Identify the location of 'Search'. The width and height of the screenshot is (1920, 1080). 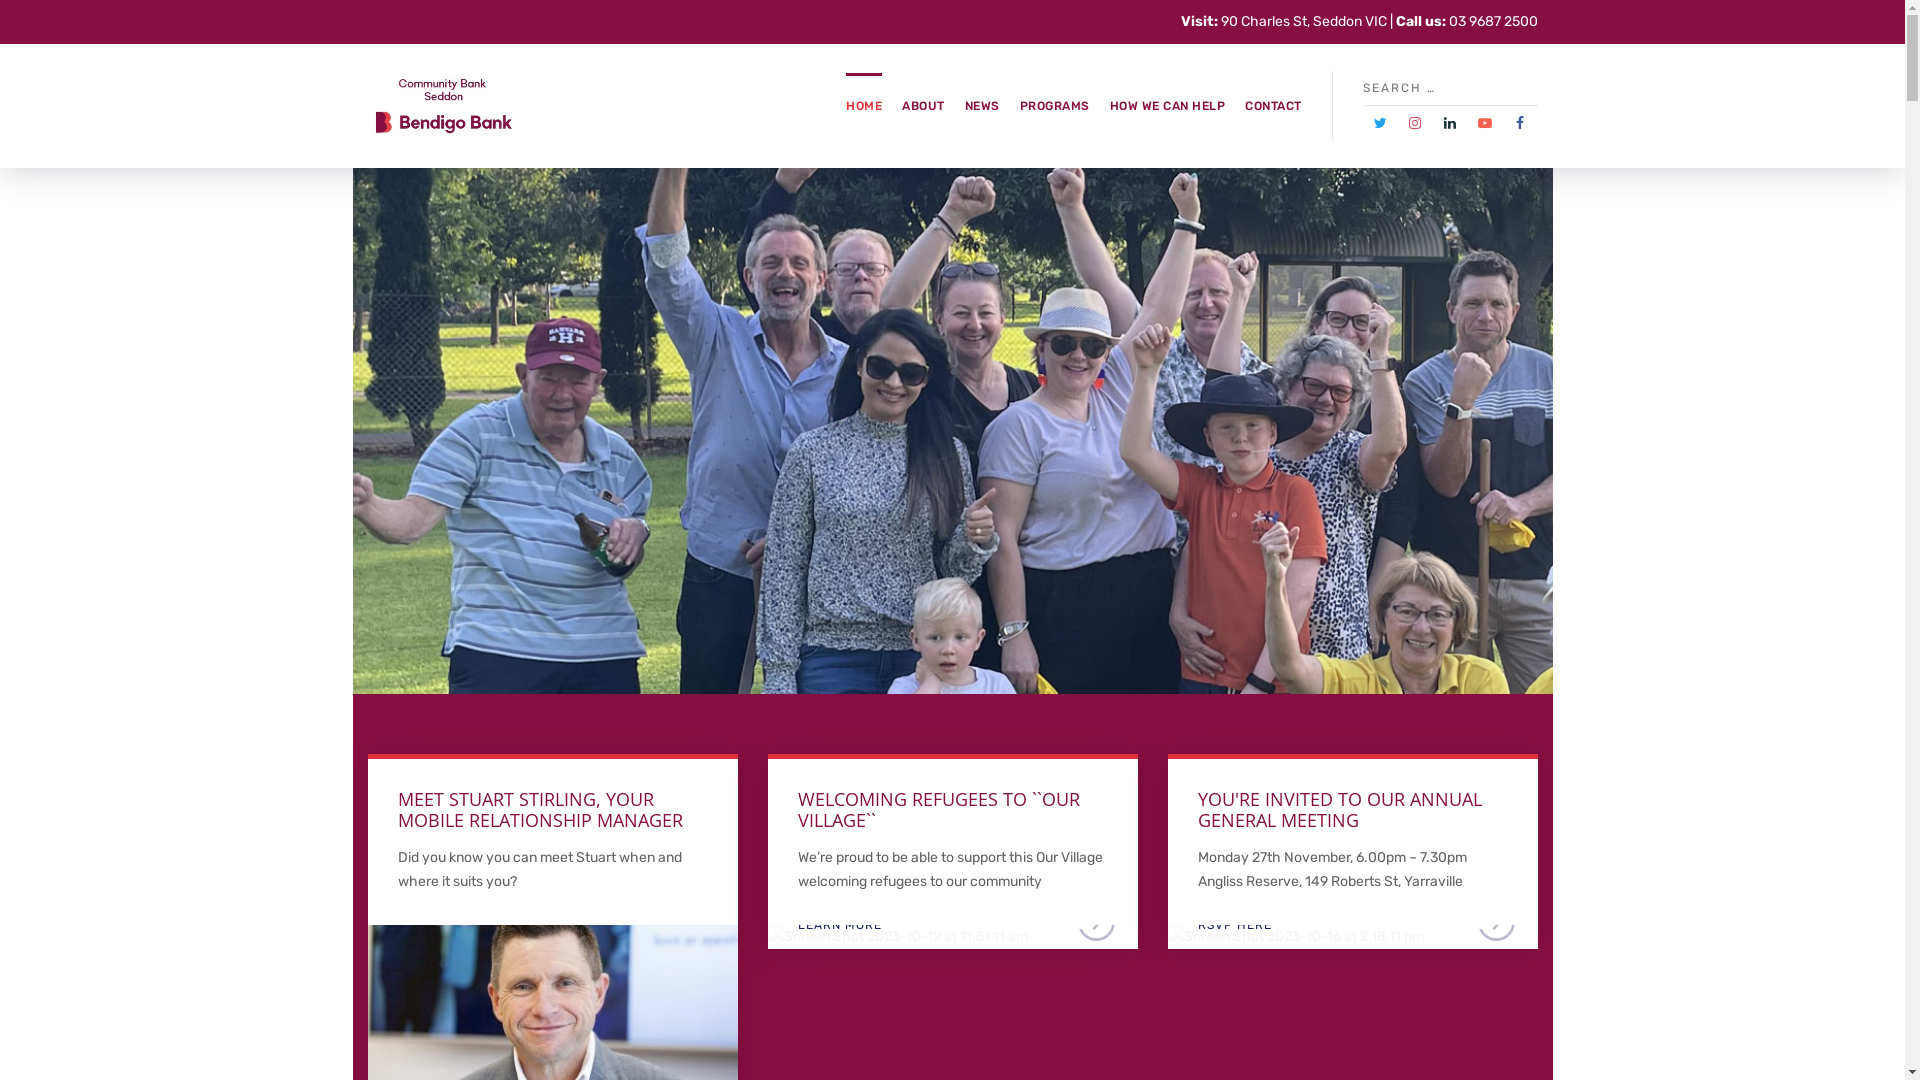
(1526, 87).